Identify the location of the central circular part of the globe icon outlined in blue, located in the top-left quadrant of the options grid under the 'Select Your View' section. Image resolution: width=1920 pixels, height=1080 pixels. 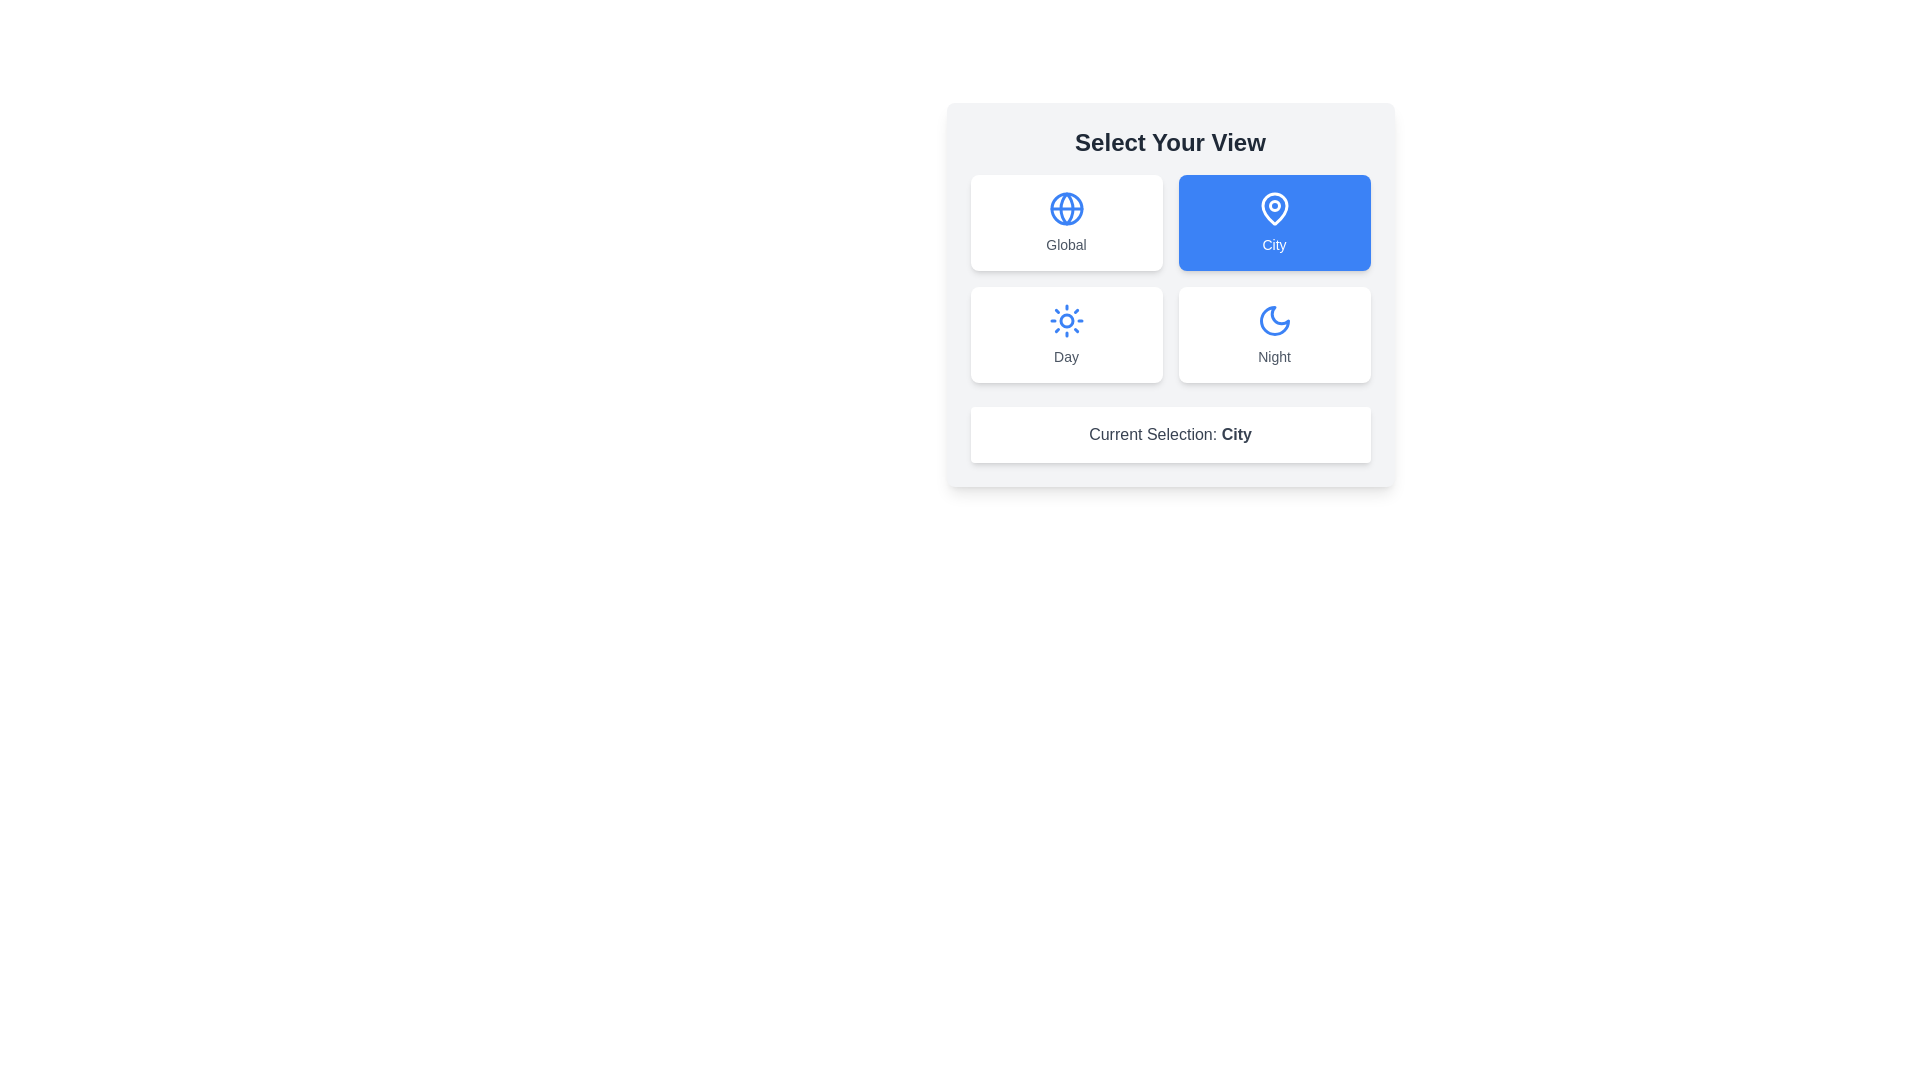
(1065, 208).